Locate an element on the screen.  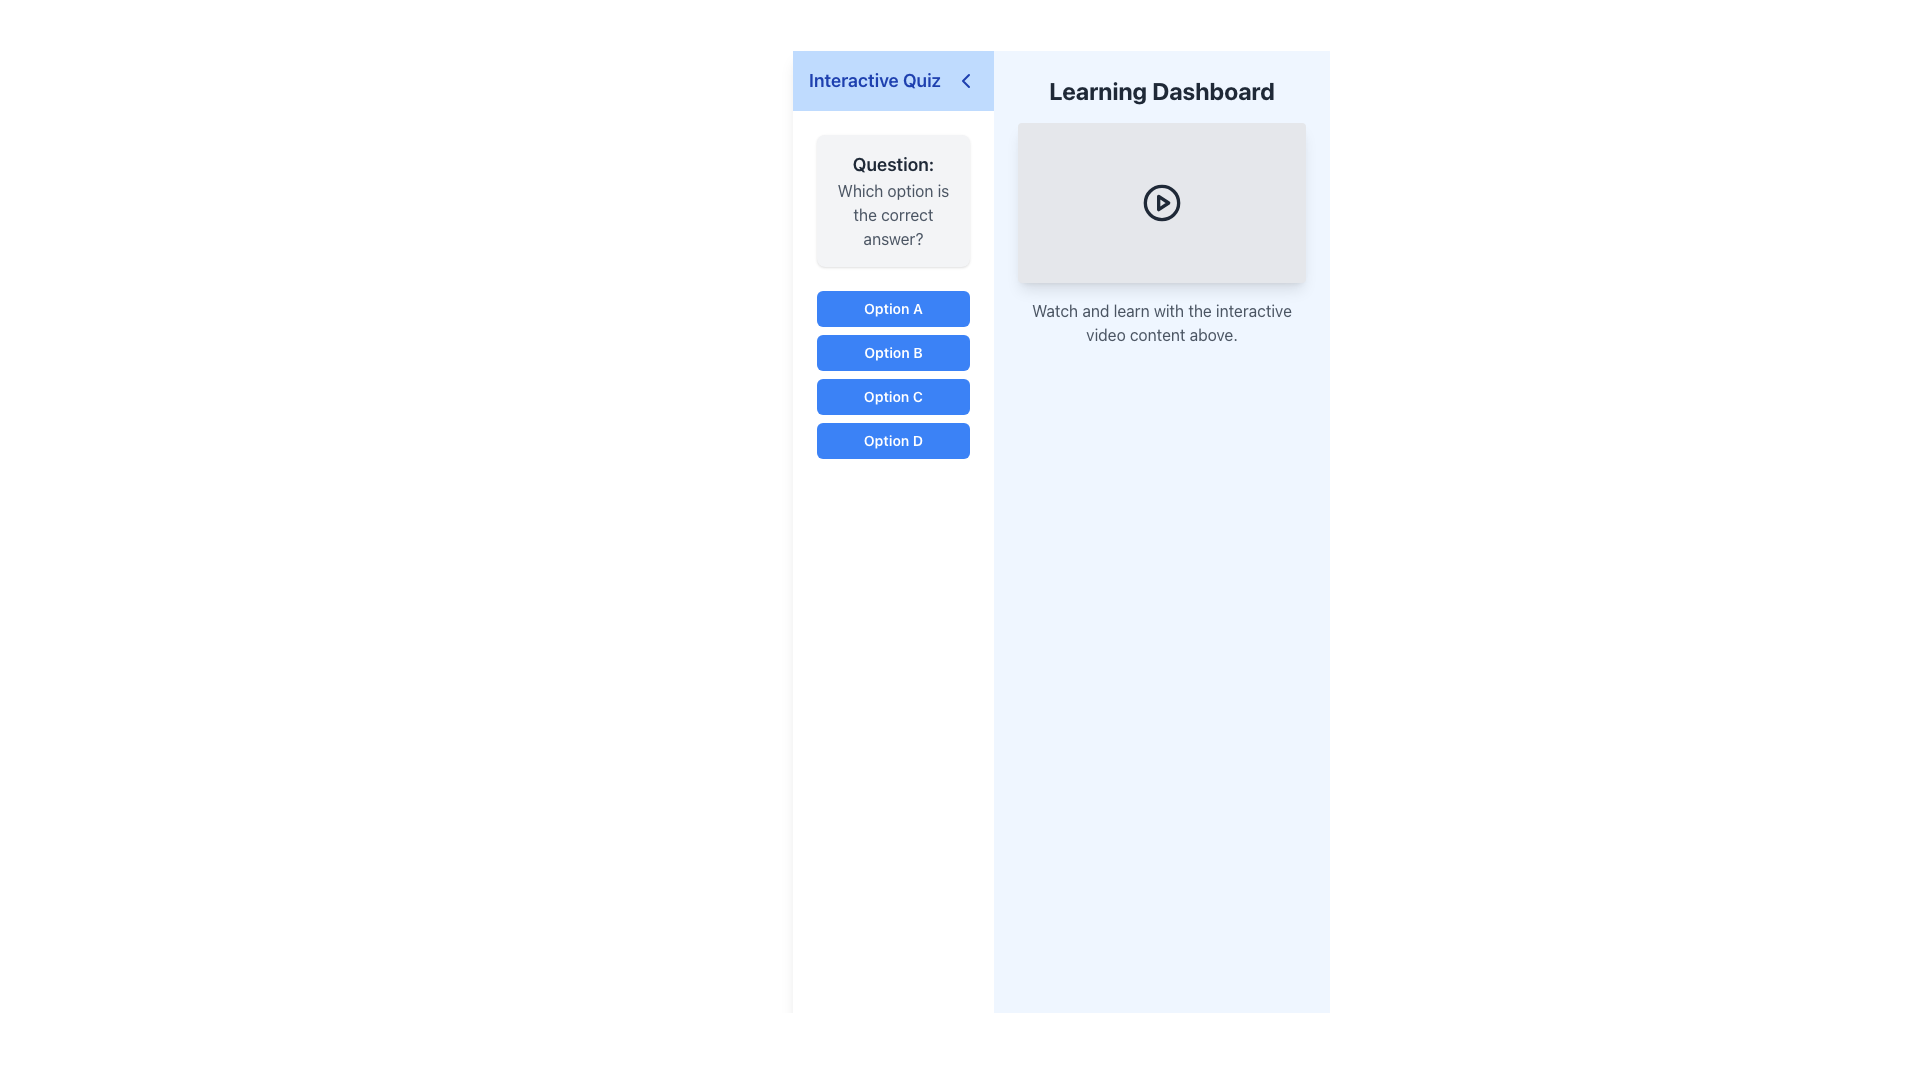
the Header bar titled 'Interactive Quiz' with a blue background is located at coordinates (892, 80).